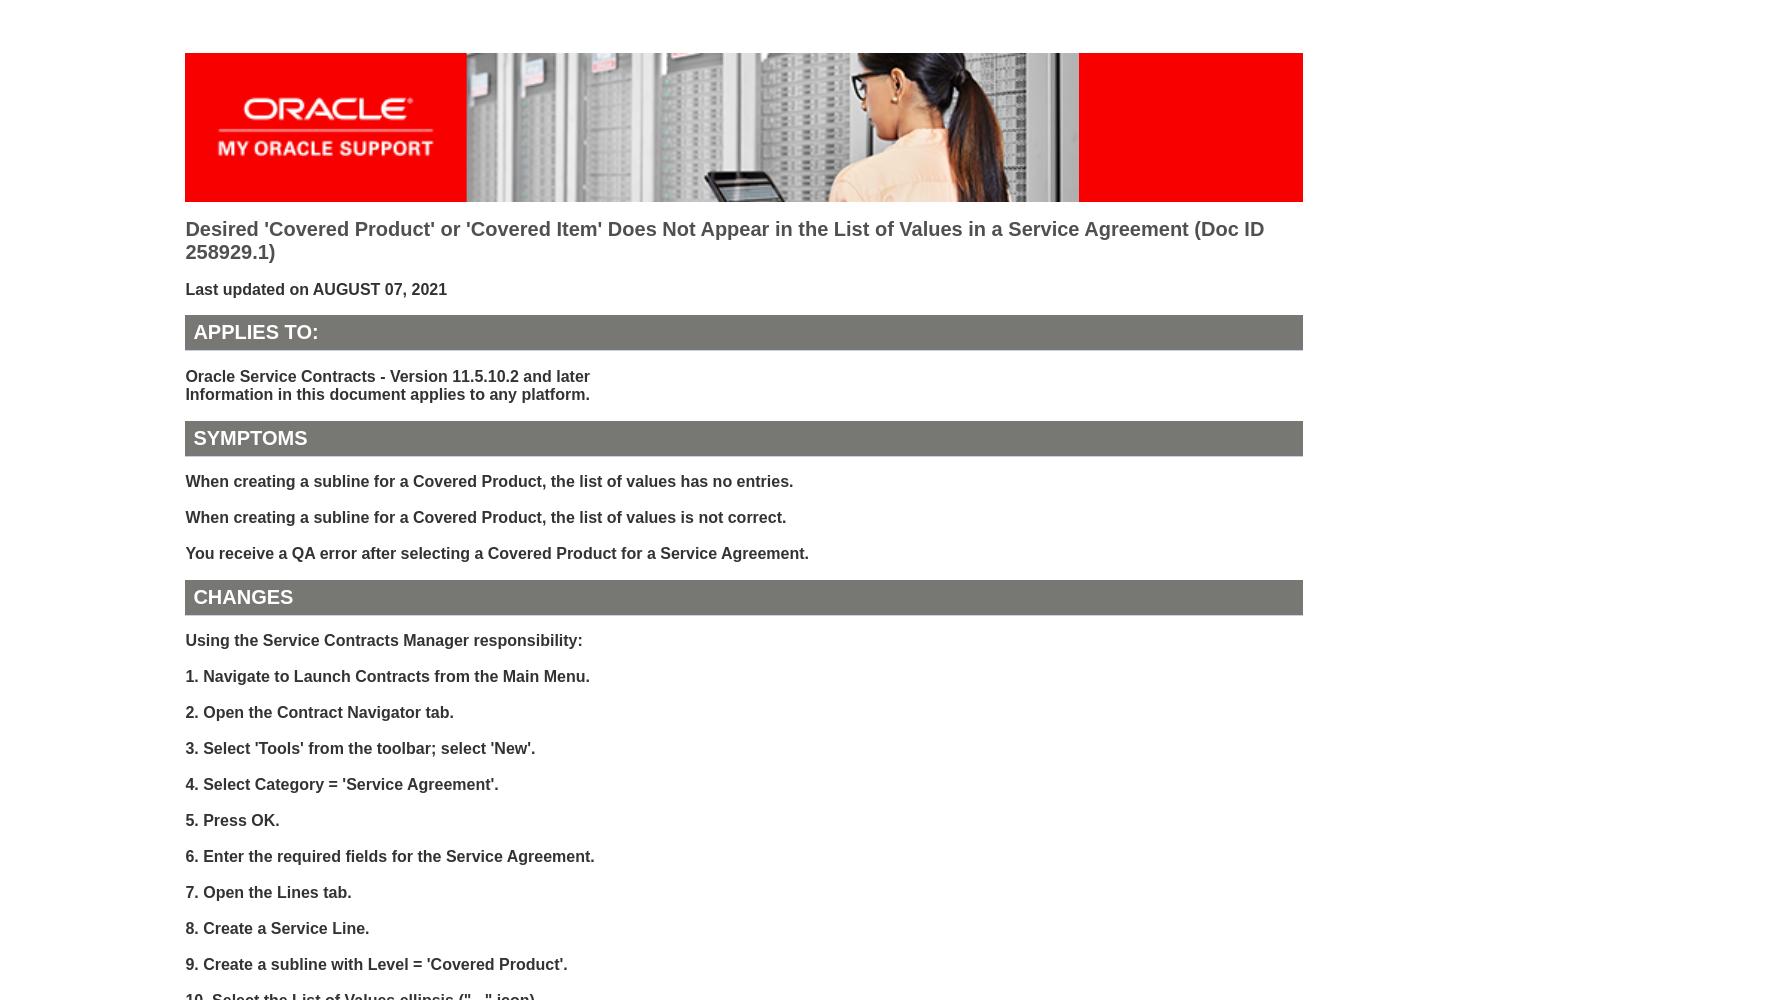 This screenshot has width=1790, height=1000. Describe the element at coordinates (386, 676) in the screenshot. I see `'1. Navigate to Launch Contracts from the Main Menu.'` at that location.